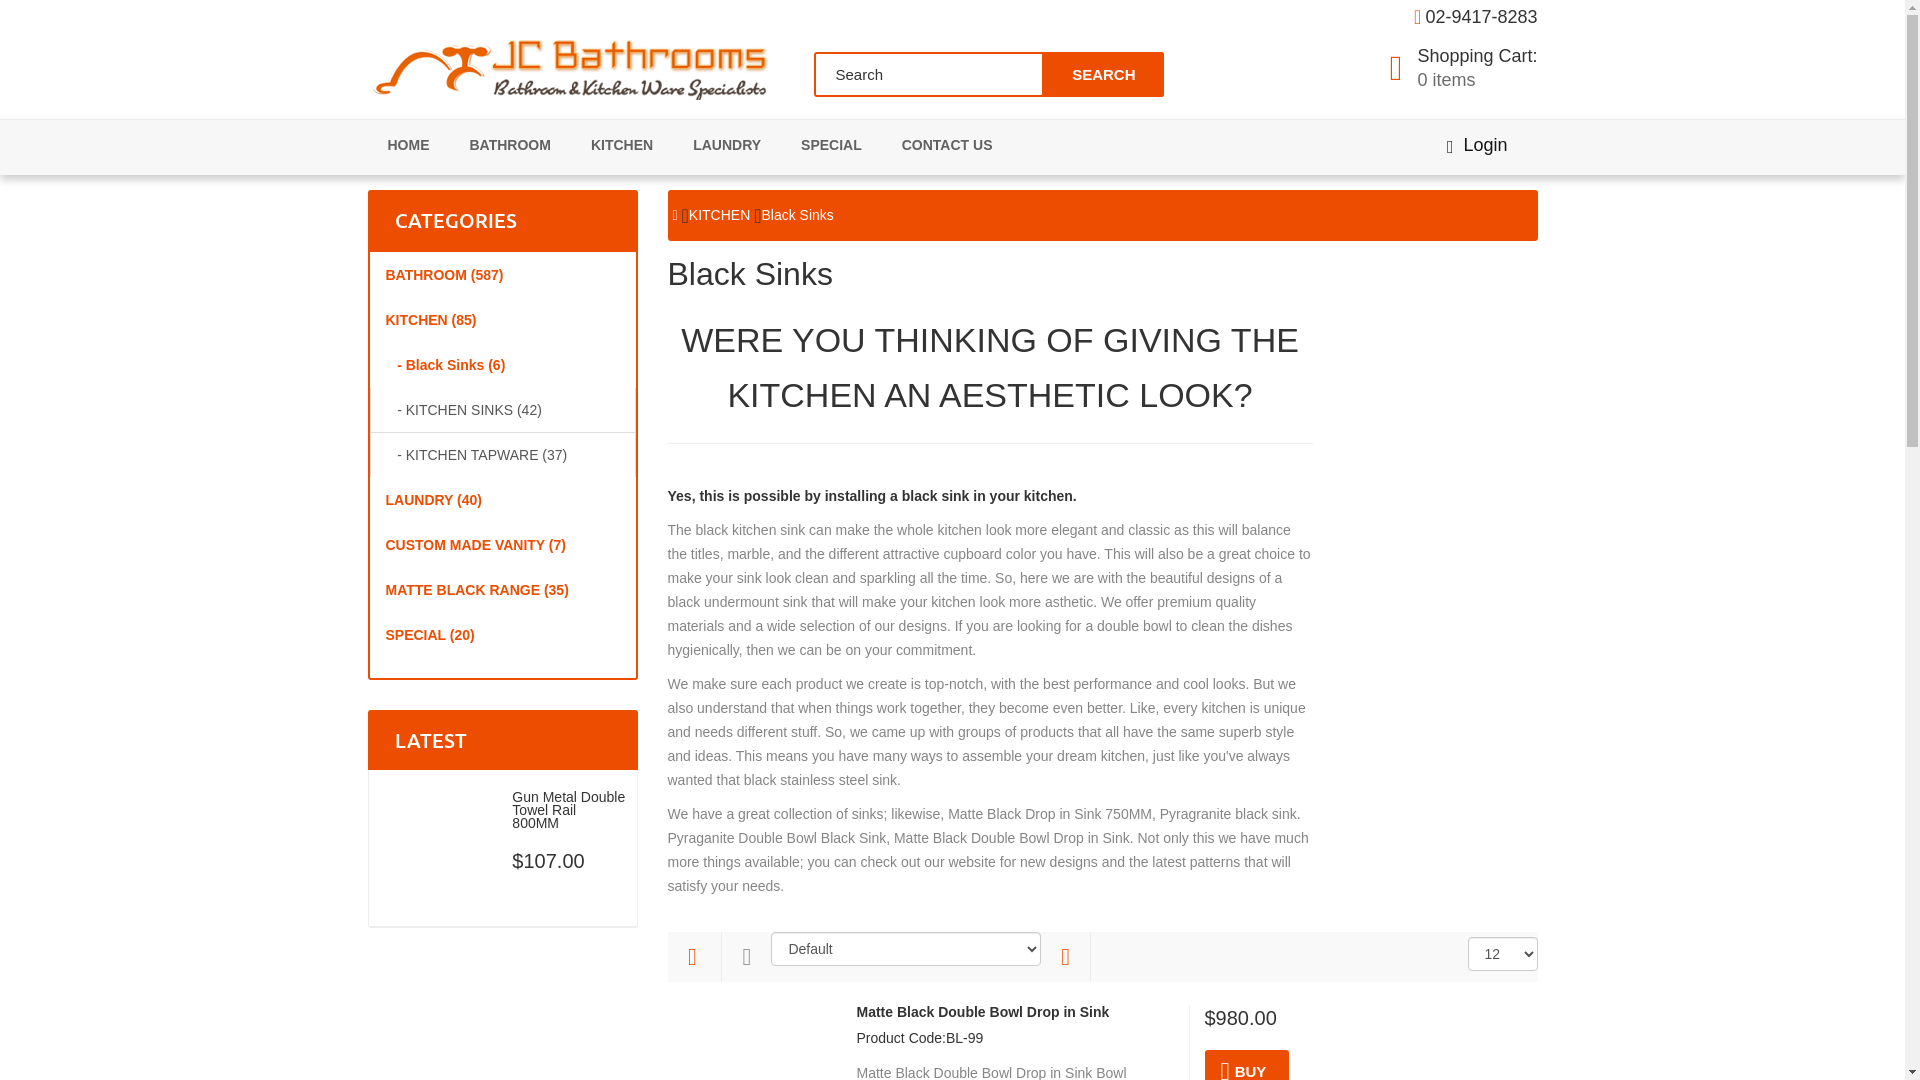  Describe the element at coordinates (1481, 16) in the screenshot. I see `'02-9417-8283'` at that location.